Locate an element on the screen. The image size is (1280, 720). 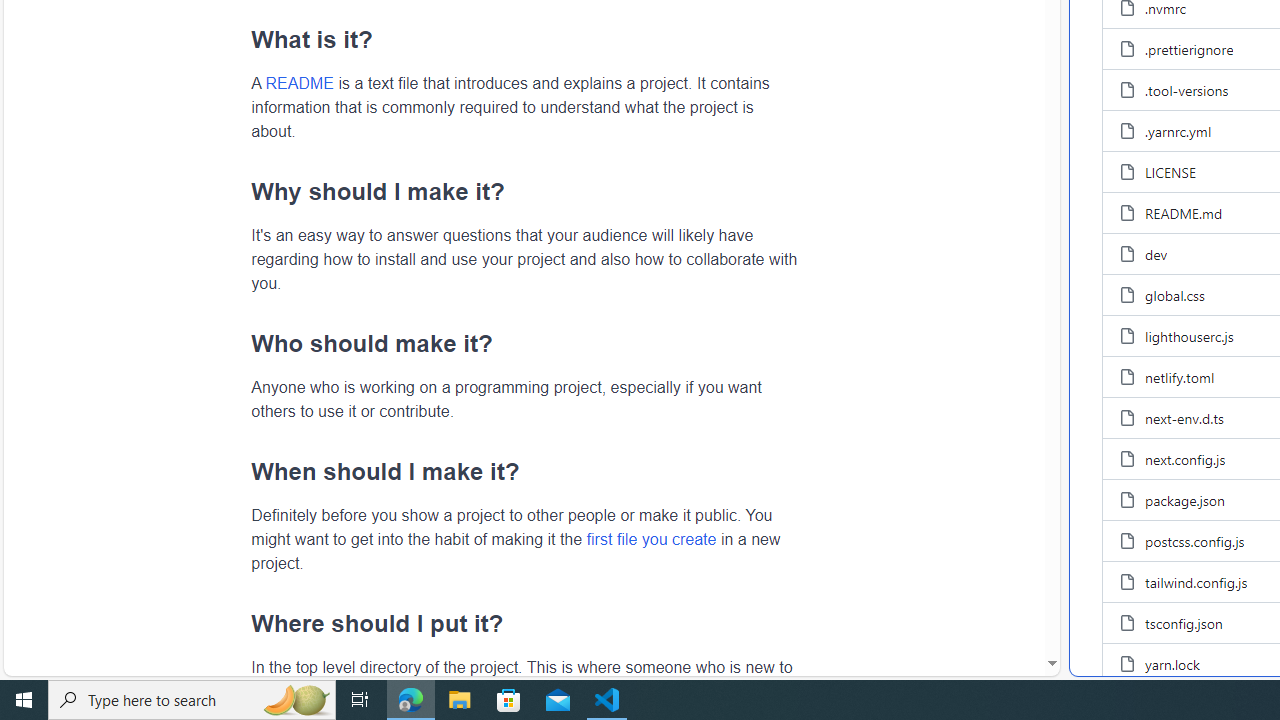
'README' is located at coordinates (298, 82).